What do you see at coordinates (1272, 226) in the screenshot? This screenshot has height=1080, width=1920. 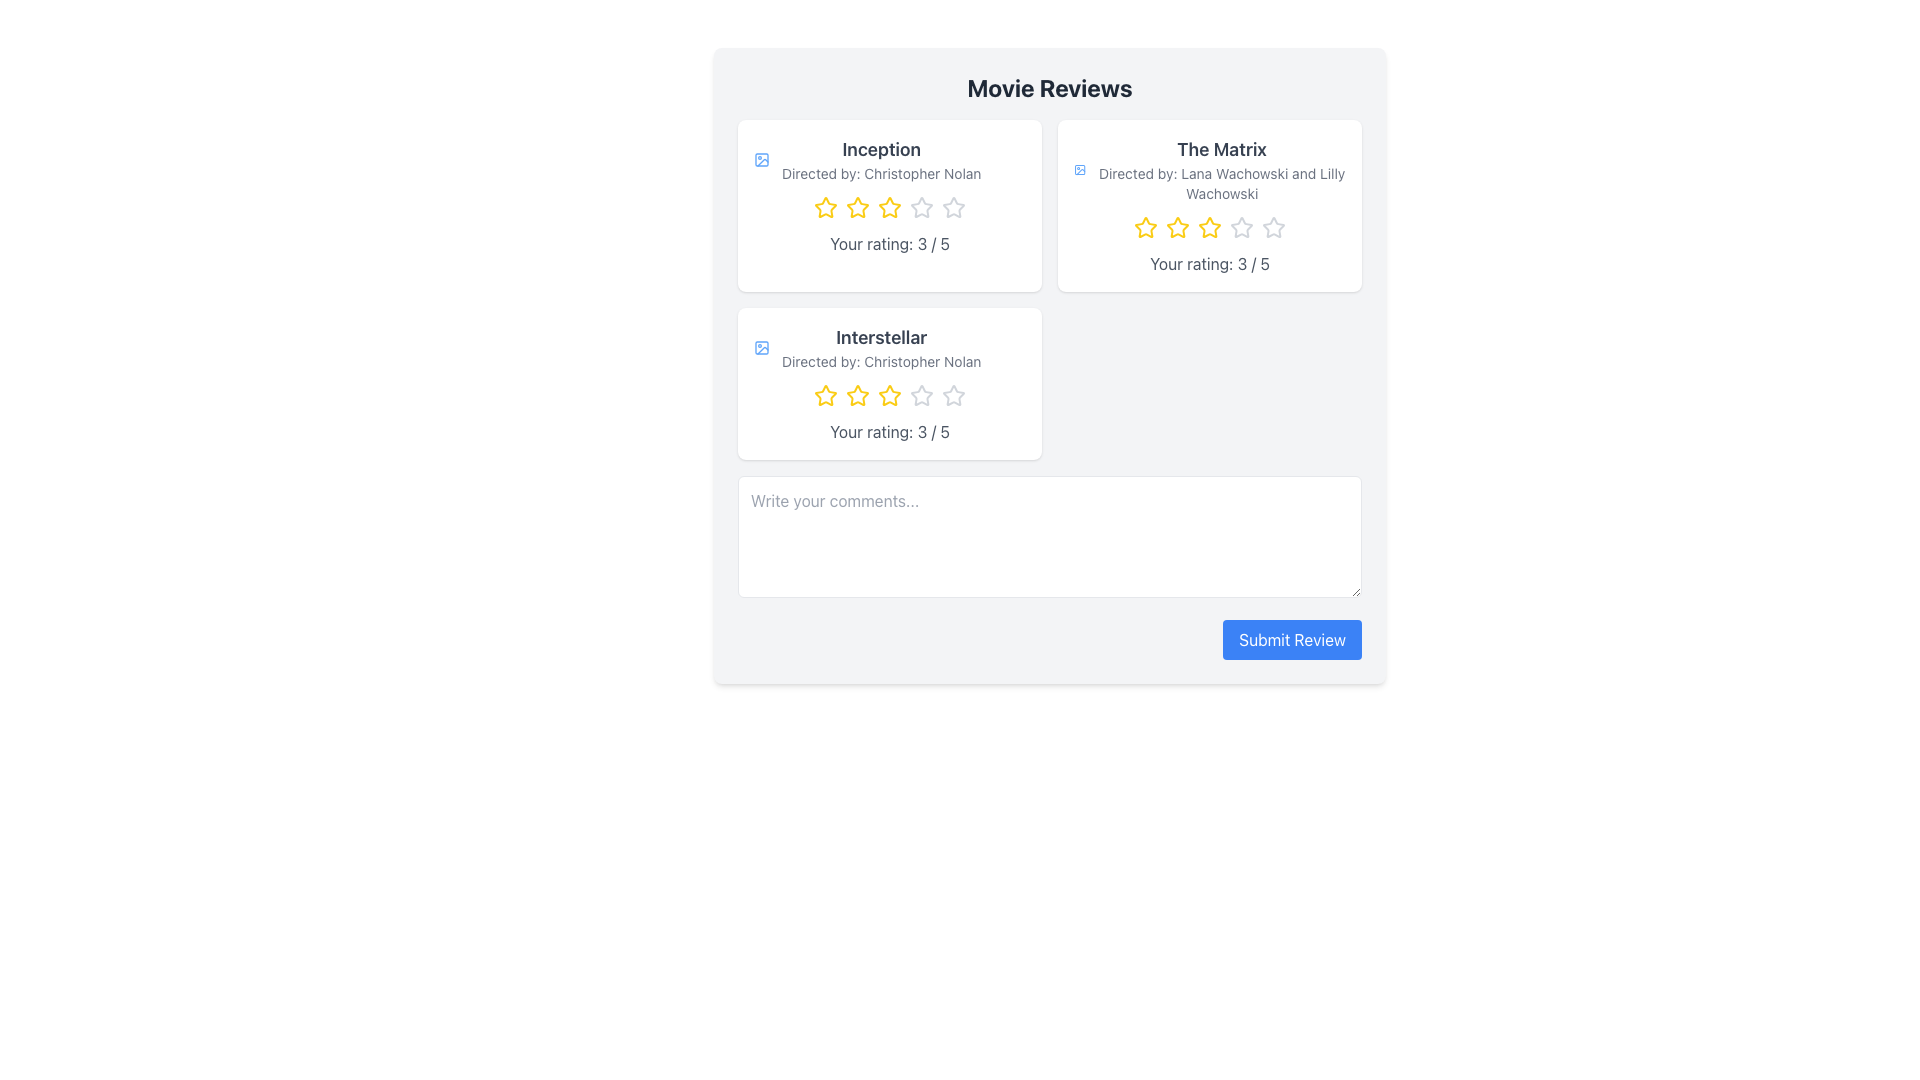 I see `the fifth gray outline star icon` at bounding box center [1272, 226].